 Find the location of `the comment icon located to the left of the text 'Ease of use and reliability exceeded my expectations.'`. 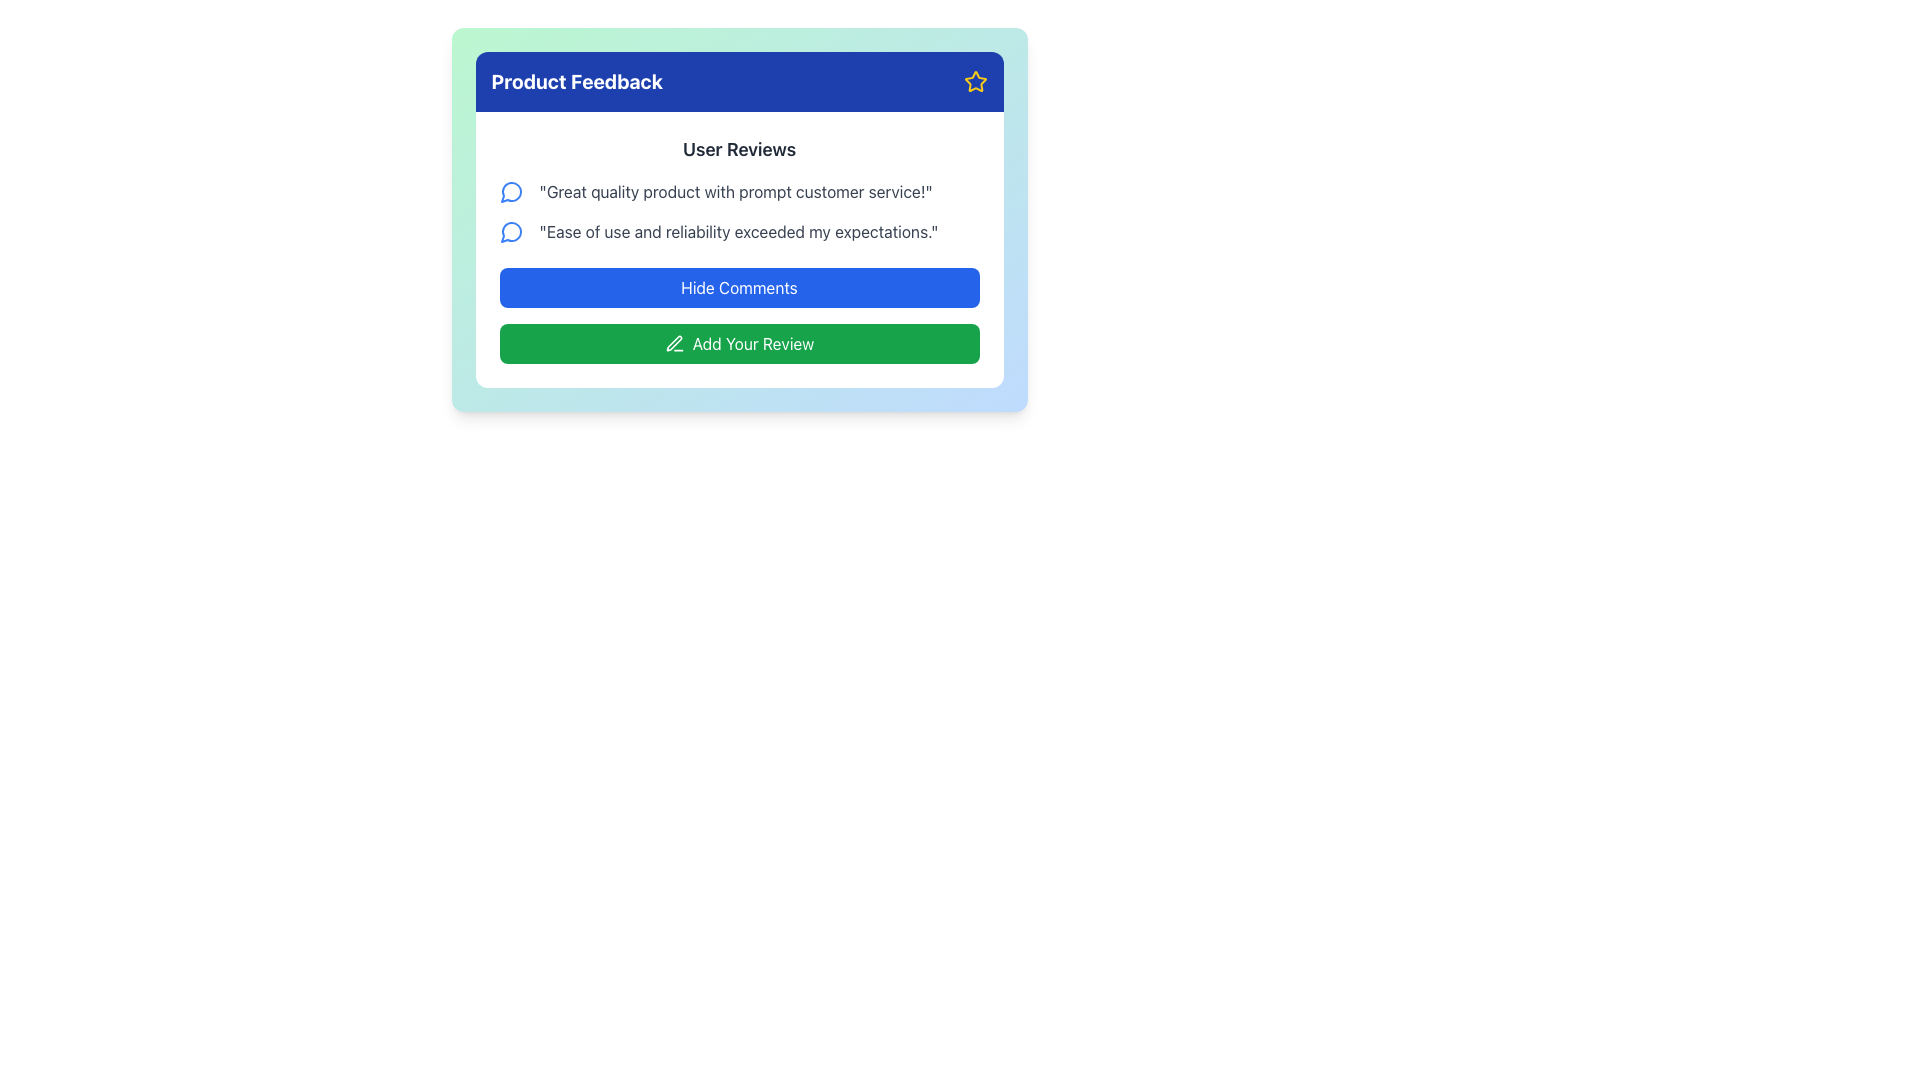

the comment icon located to the left of the text 'Ease of use and reliability exceeded my expectations.' is located at coordinates (511, 230).